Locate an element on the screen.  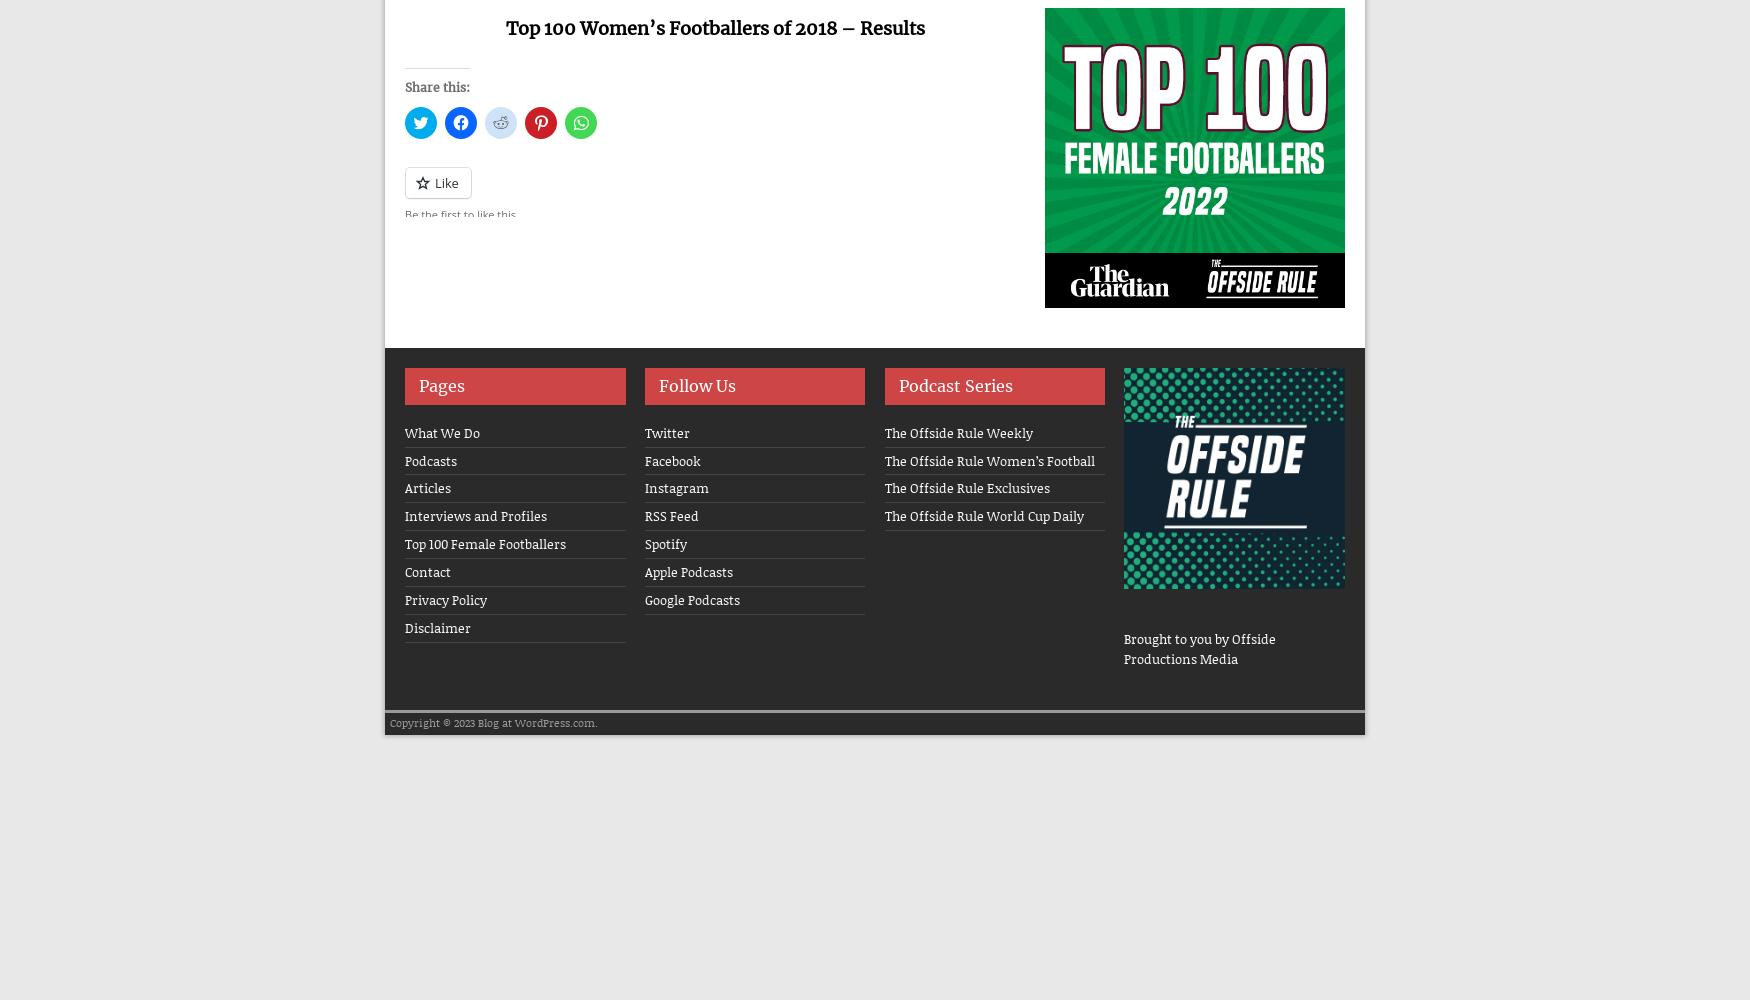
'Brought to you by' is located at coordinates (1176, 638).